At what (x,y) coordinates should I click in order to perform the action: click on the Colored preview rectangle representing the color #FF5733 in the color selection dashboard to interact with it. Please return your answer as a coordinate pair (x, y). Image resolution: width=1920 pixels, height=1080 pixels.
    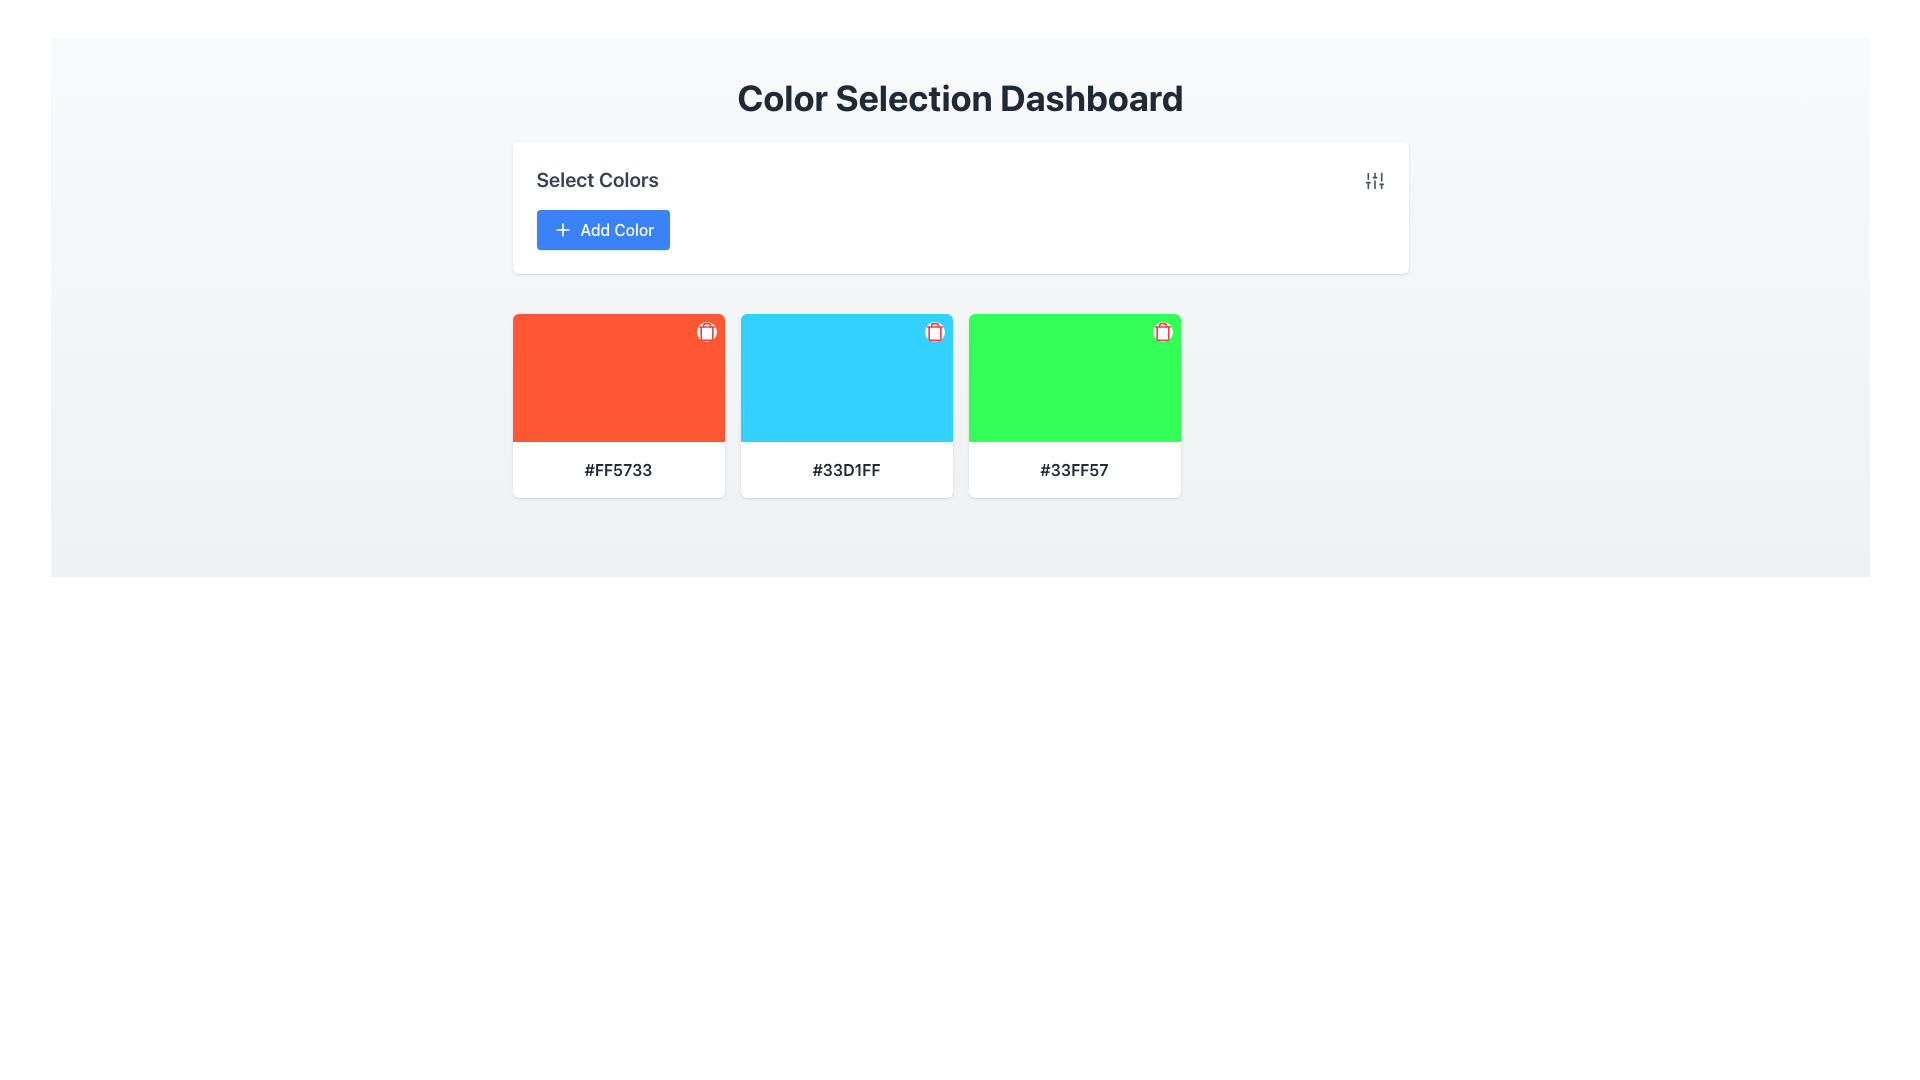
    Looking at the image, I should click on (617, 378).